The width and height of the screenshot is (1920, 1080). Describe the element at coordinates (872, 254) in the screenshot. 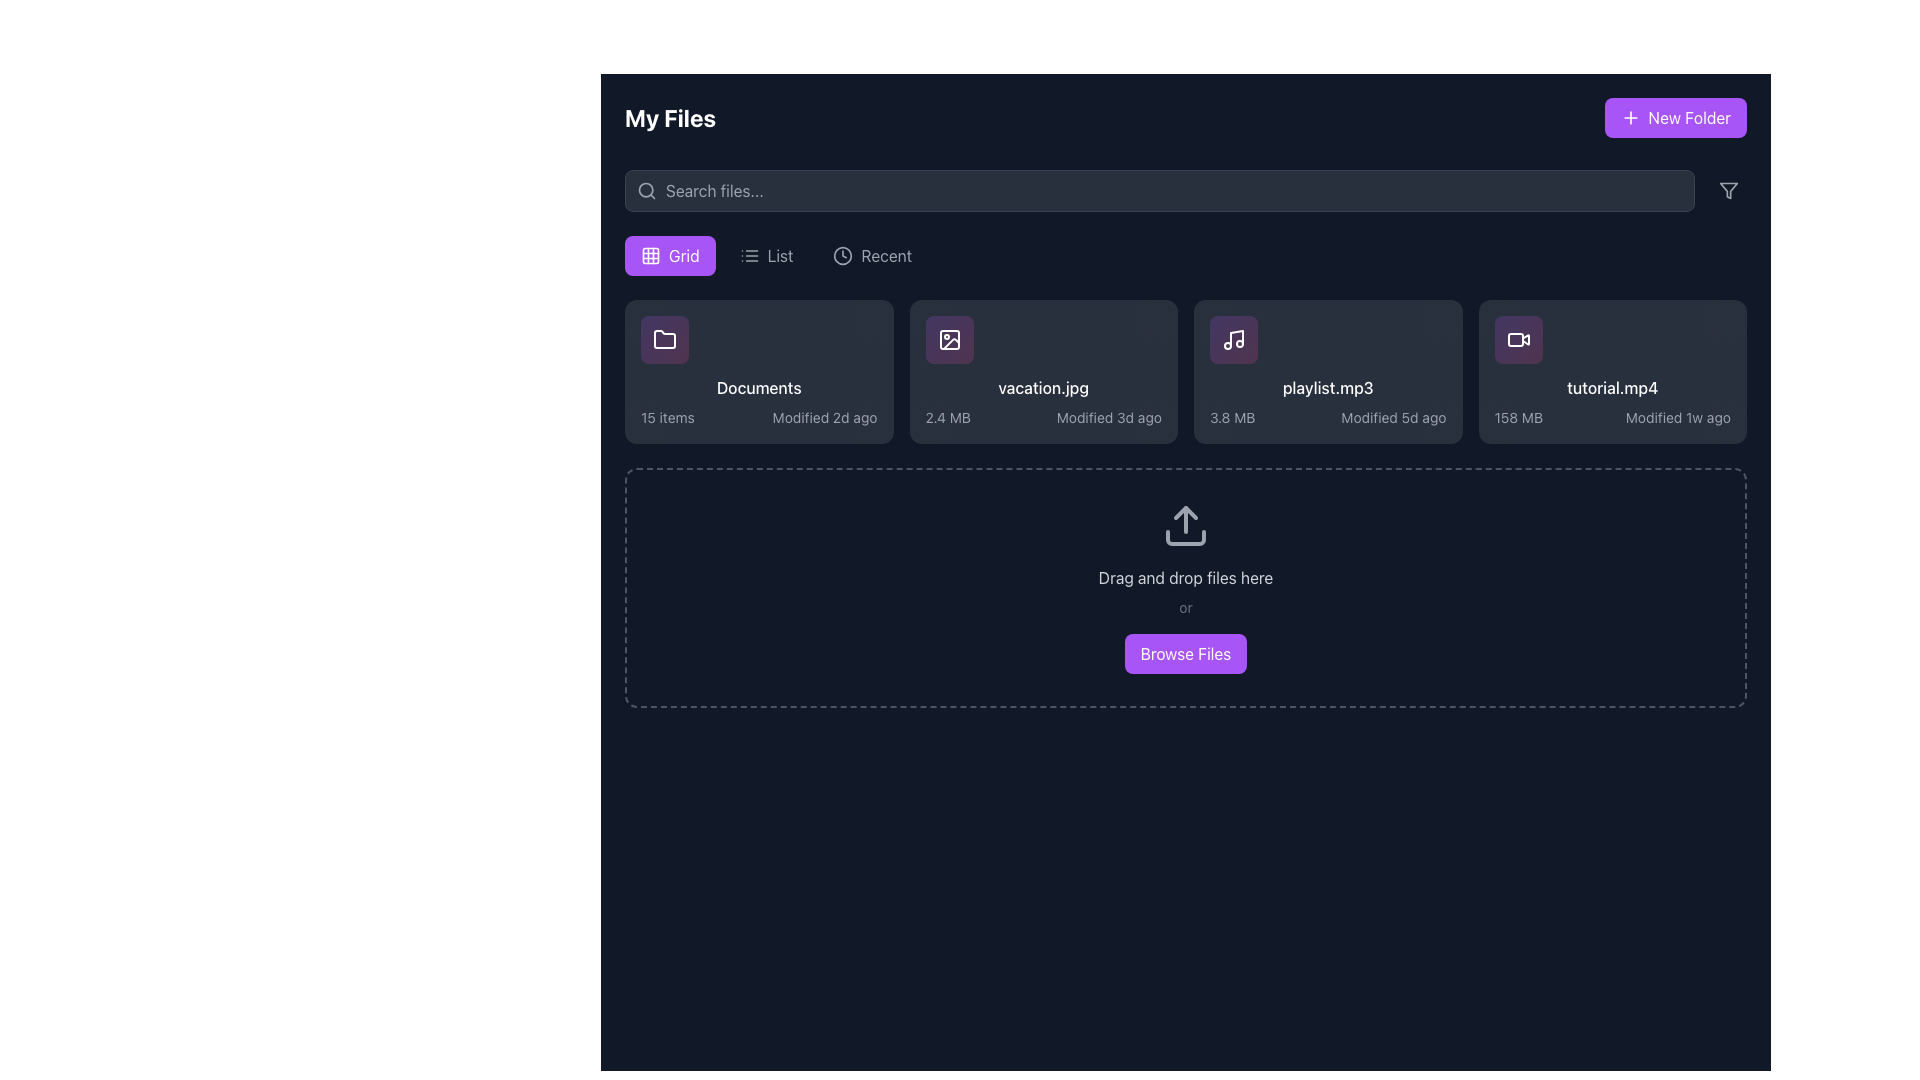

I see `the filter/sort button located near the top-right corner of the main control bar` at that location.